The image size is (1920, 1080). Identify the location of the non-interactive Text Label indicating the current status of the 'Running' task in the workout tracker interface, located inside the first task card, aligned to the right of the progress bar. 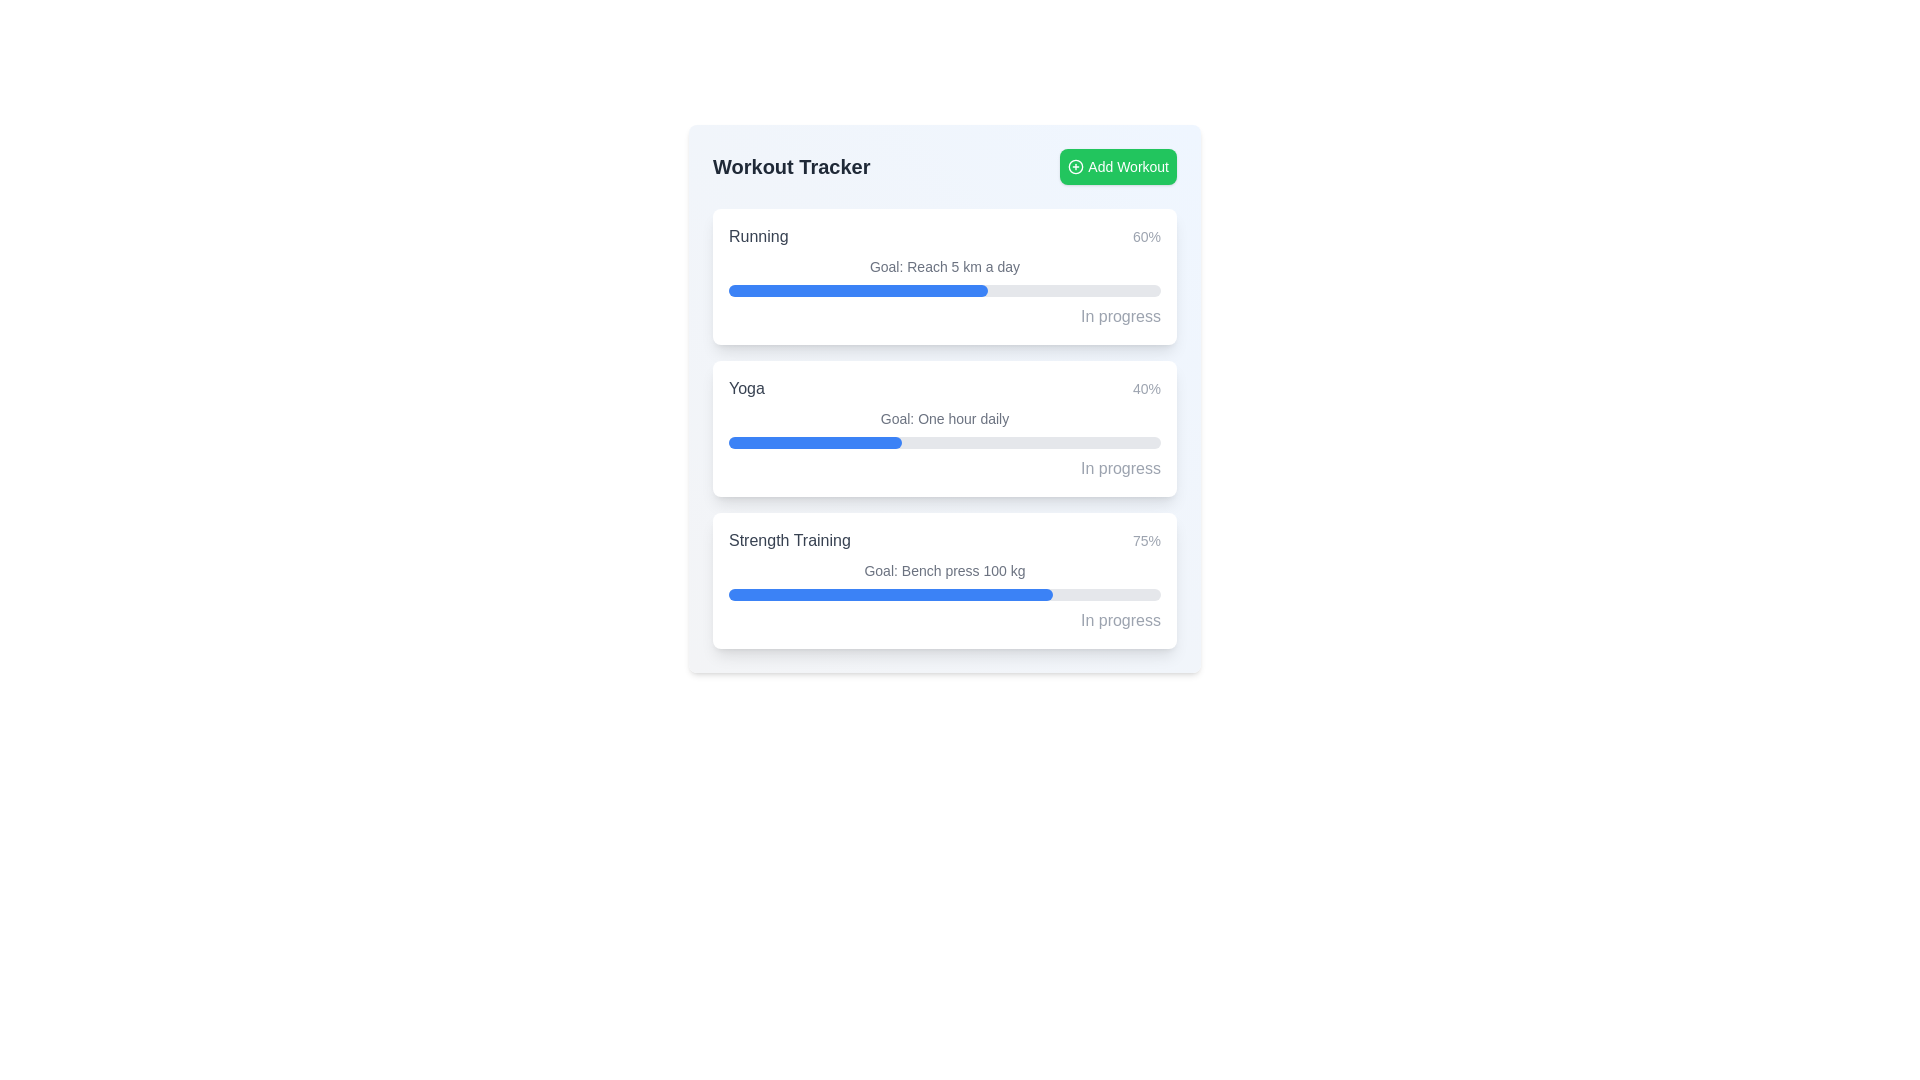
(1120, 315).